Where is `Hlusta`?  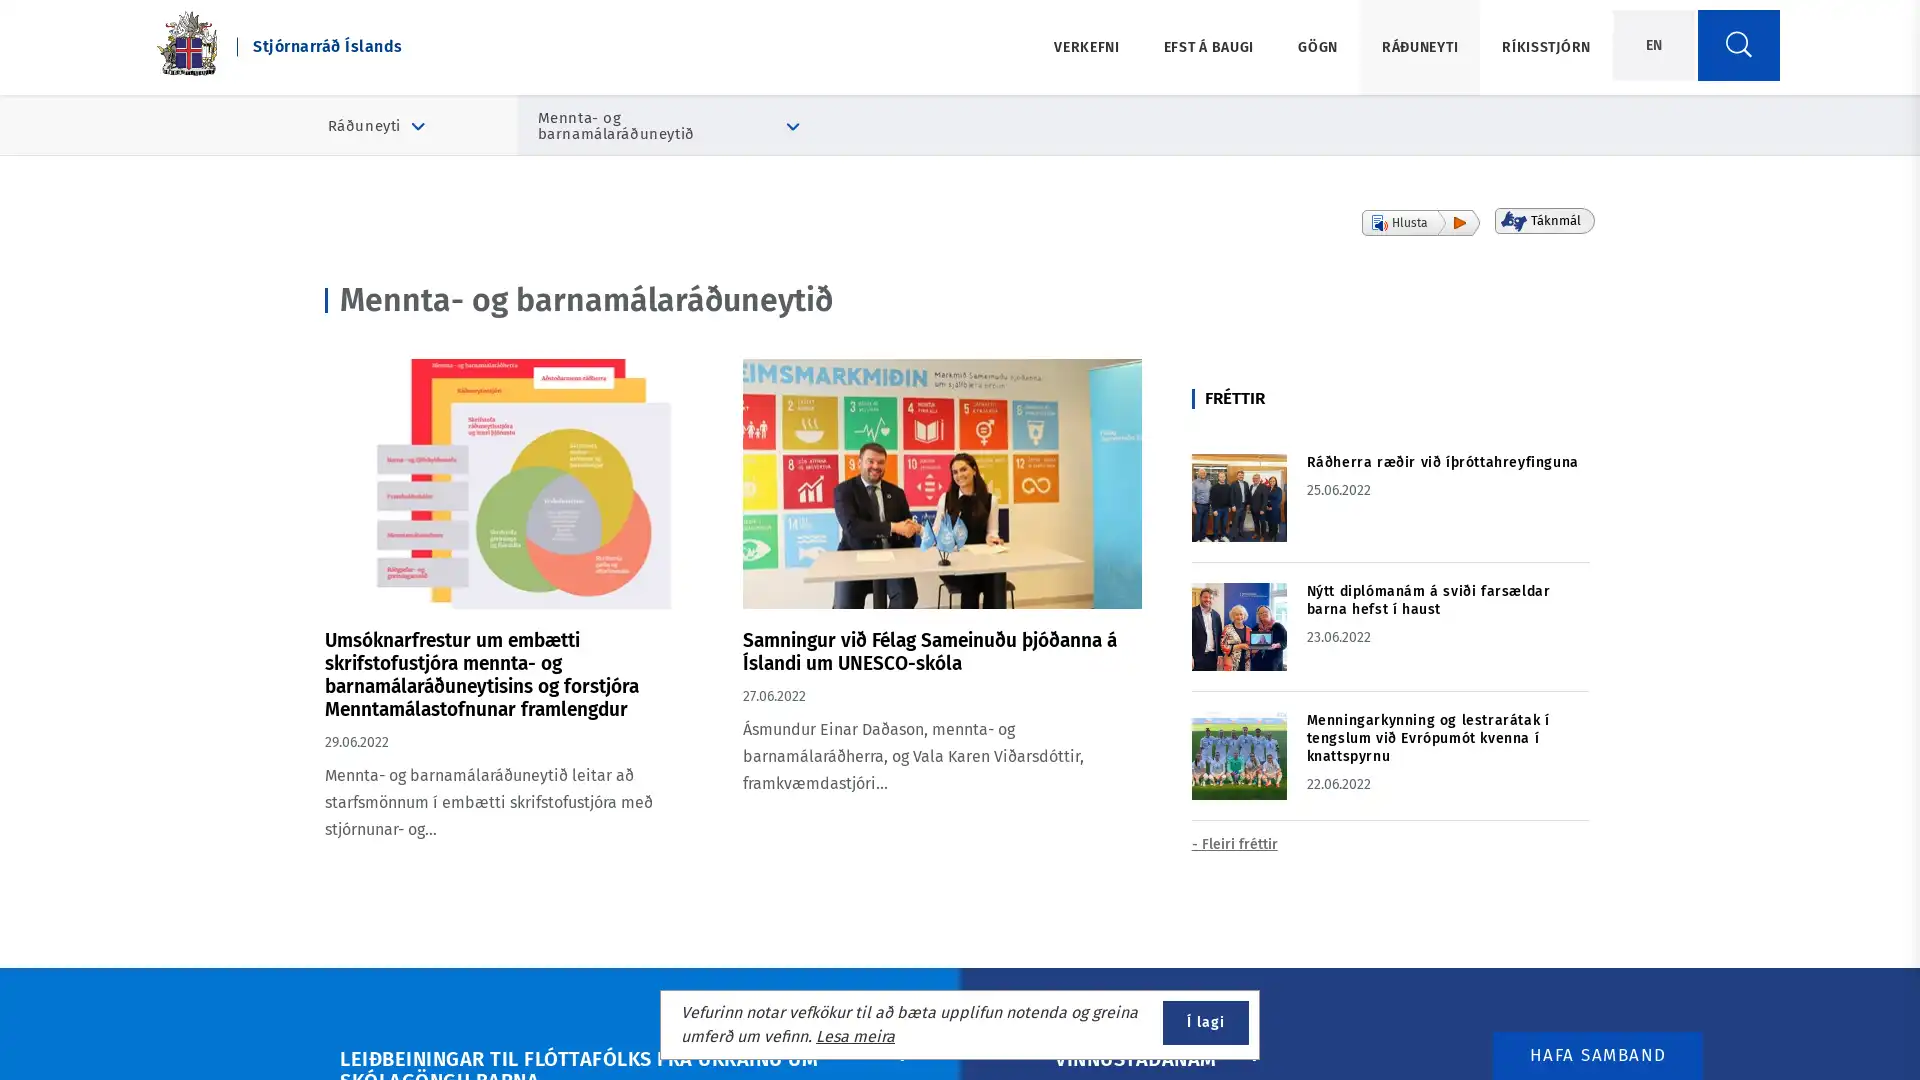
Hlusta is located at coordinates (1419, 223).